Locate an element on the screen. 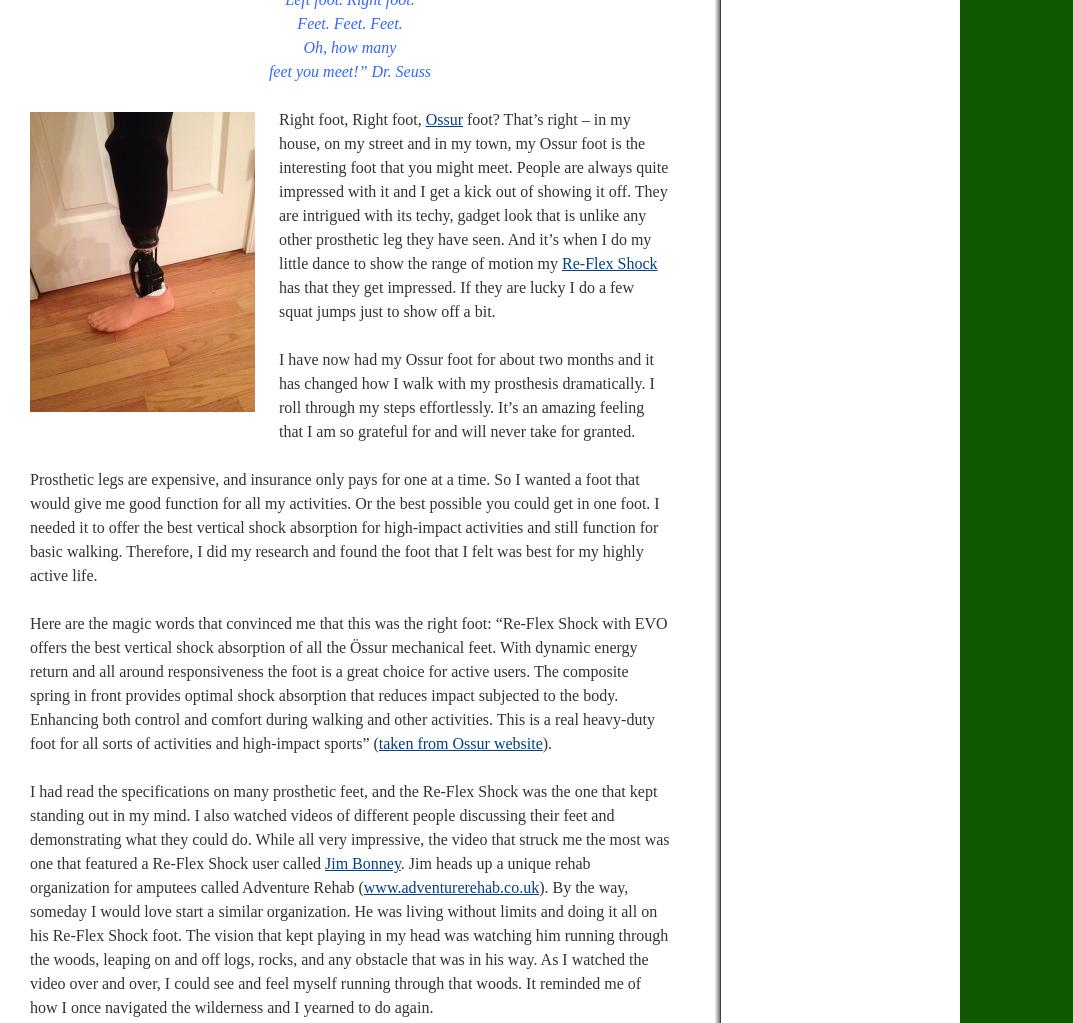 This screenshot has height=1023, width=1073. 'feet you meet!” Dr. Seuss' is located at coordinates (267, 70).